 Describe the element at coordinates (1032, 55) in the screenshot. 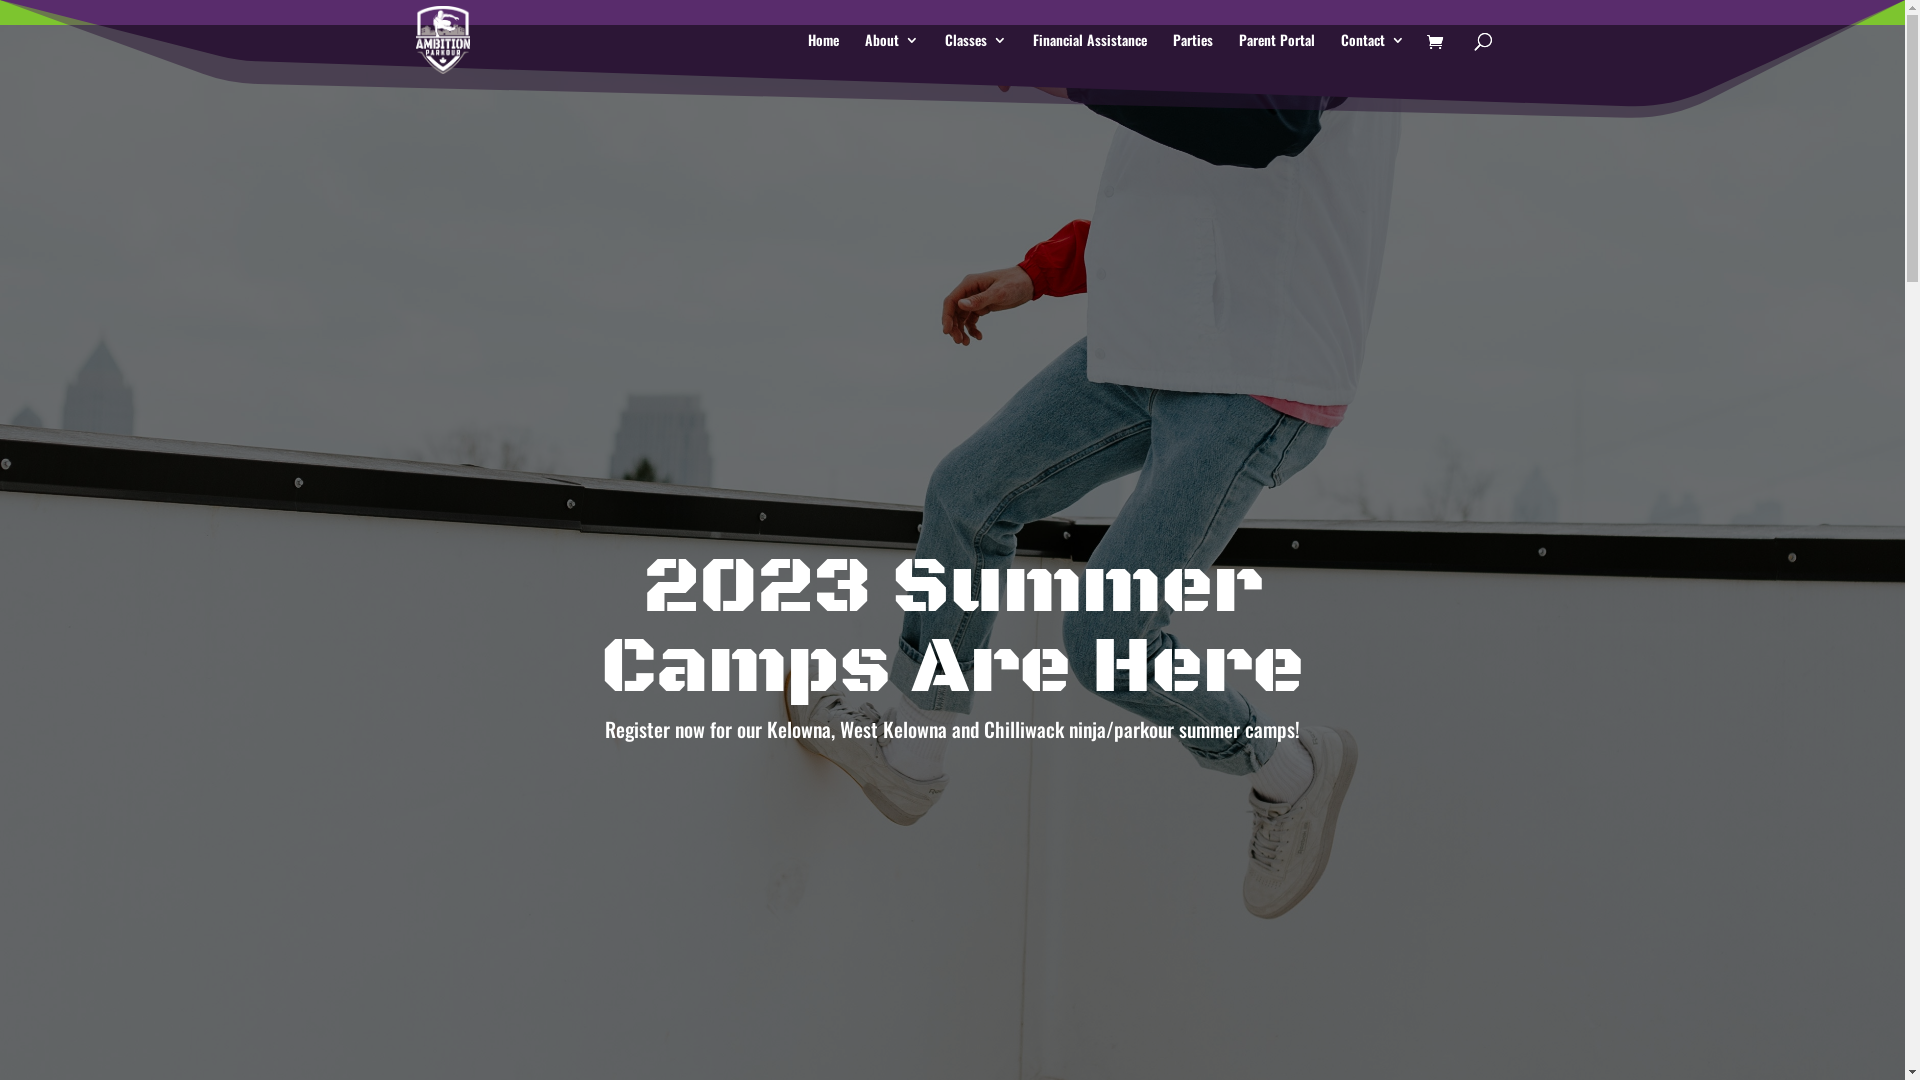

I see `'Financial Assistance'` at that location.